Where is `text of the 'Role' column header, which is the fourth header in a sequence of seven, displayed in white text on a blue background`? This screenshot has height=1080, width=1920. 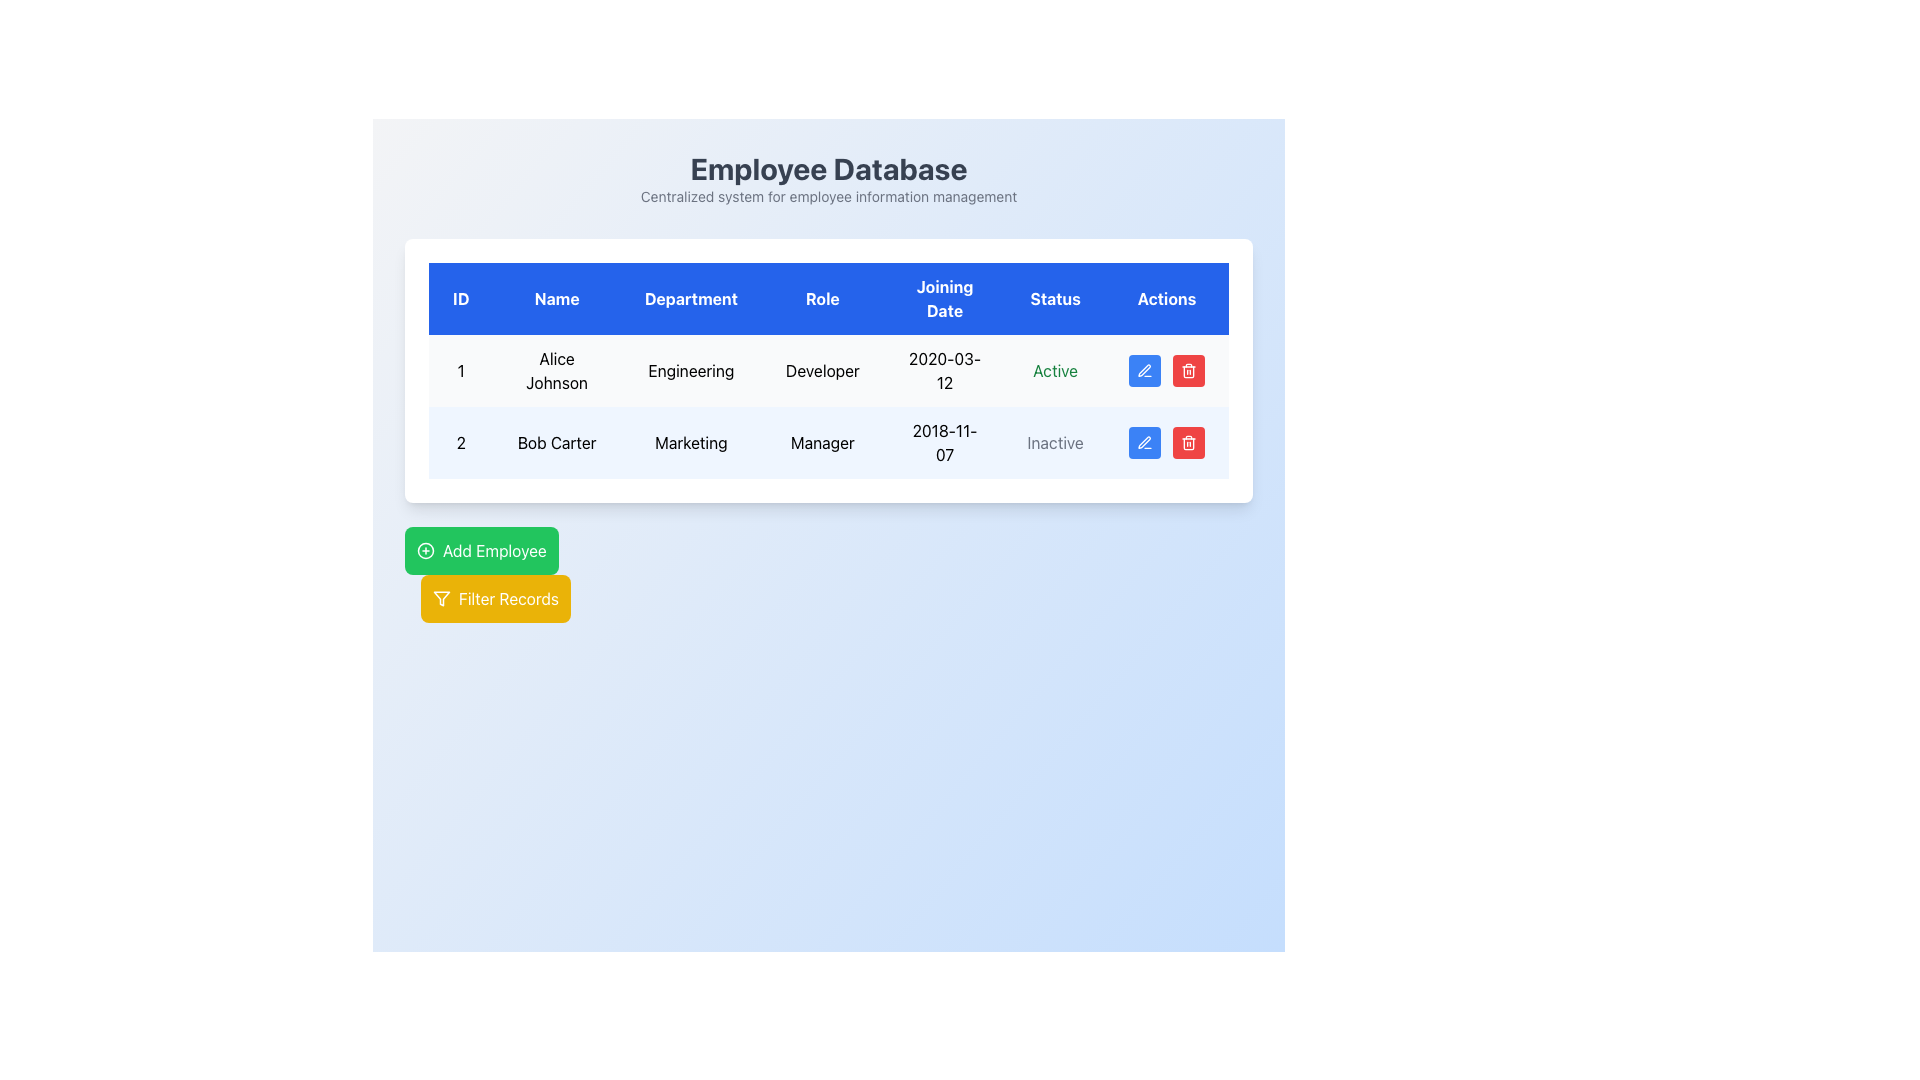
text of the 'Role' column header, which is the fourth header in a sequence of seven, displayed in white text on a blue background is located at coordinates (822, 299).